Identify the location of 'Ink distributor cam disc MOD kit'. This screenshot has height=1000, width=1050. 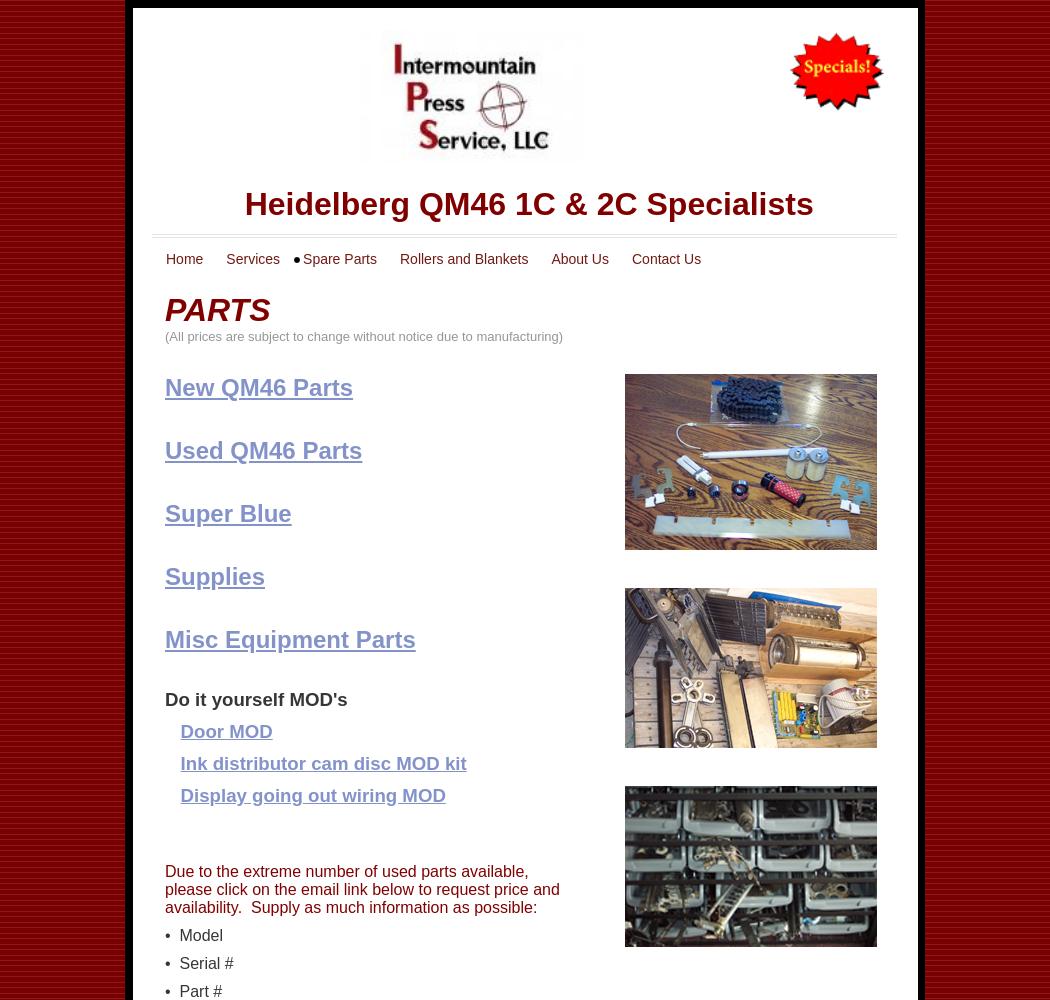
(179, 762).